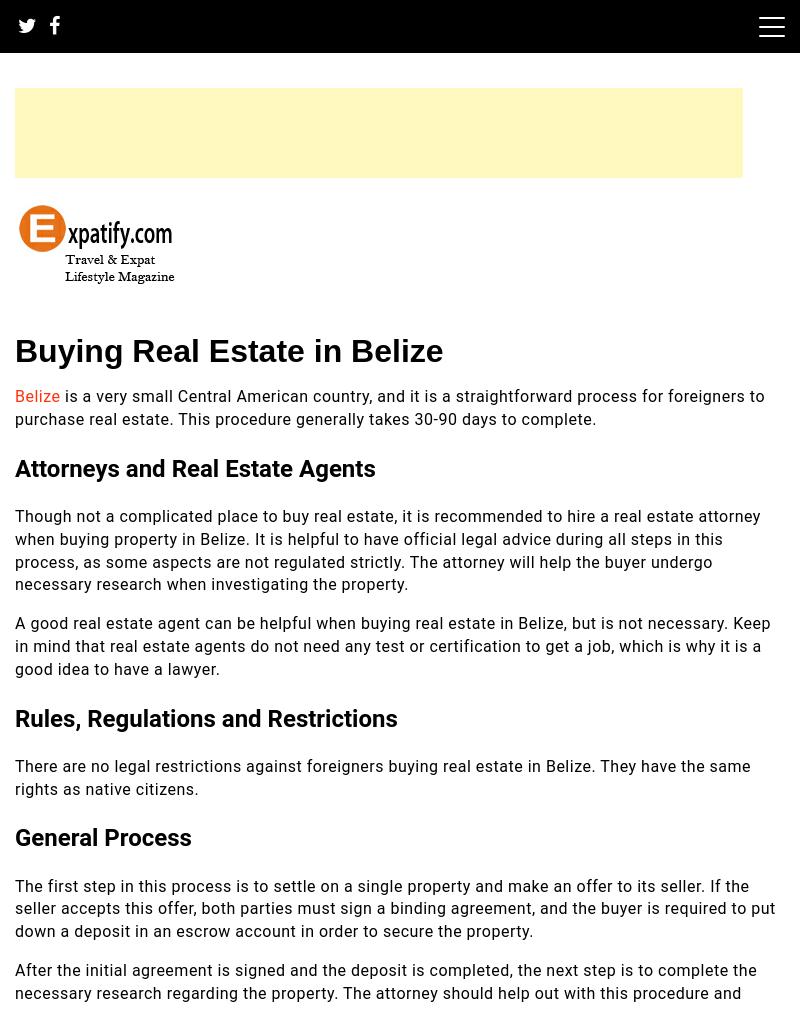 Image resolution: width=800 pixels, height=1009 pixels. Describe the element at coordinates (14, 550) in the screenshot. I see `'Though not a complicated place to buy real estate, it is recommended to hire a real estate attorney when buying property in Belize. It is helpful to have official legal advice during all steps in this process, as some aspects are not regulated strictly. The attorney will help the buyer undergo necessary research when investigating the property.'` at that location.